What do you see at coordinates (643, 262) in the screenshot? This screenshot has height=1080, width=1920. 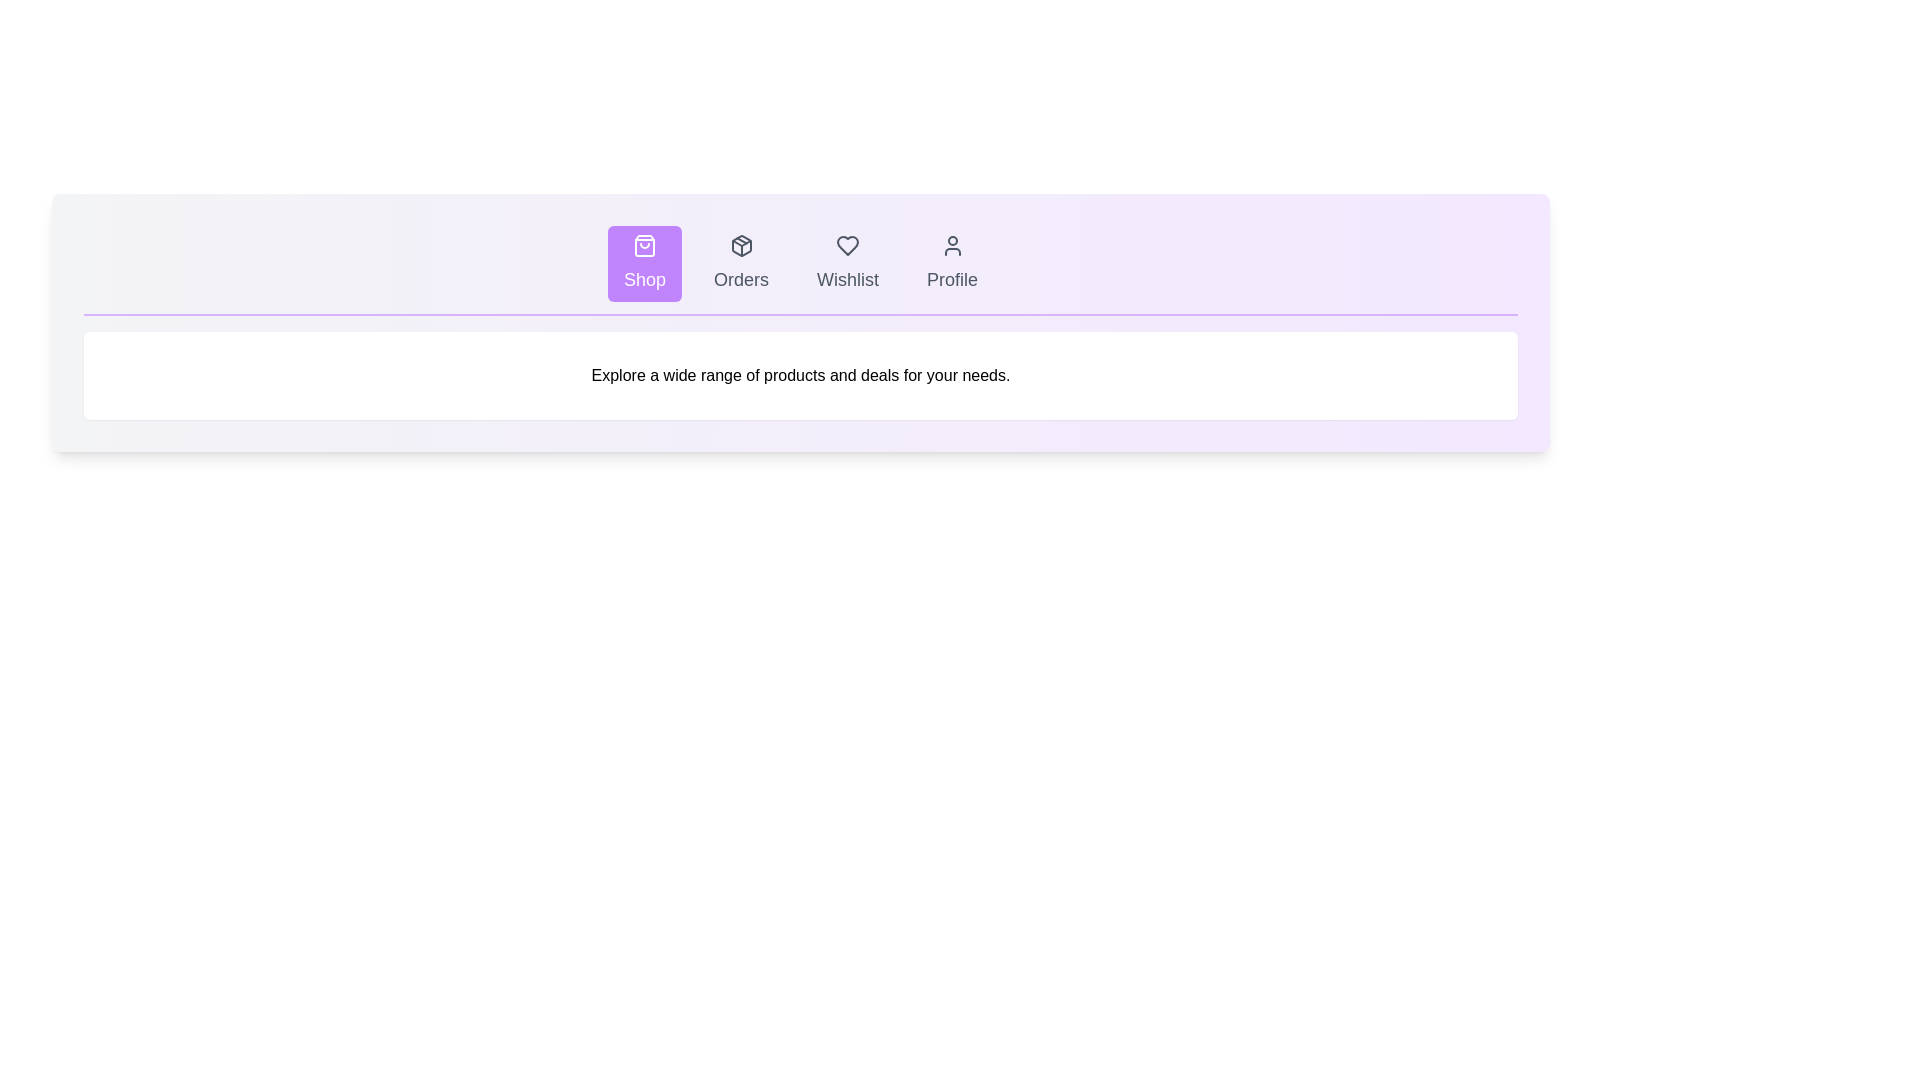 I see `the tab corresponding to Shop by clicking on it` at bounding box center [643, 262].